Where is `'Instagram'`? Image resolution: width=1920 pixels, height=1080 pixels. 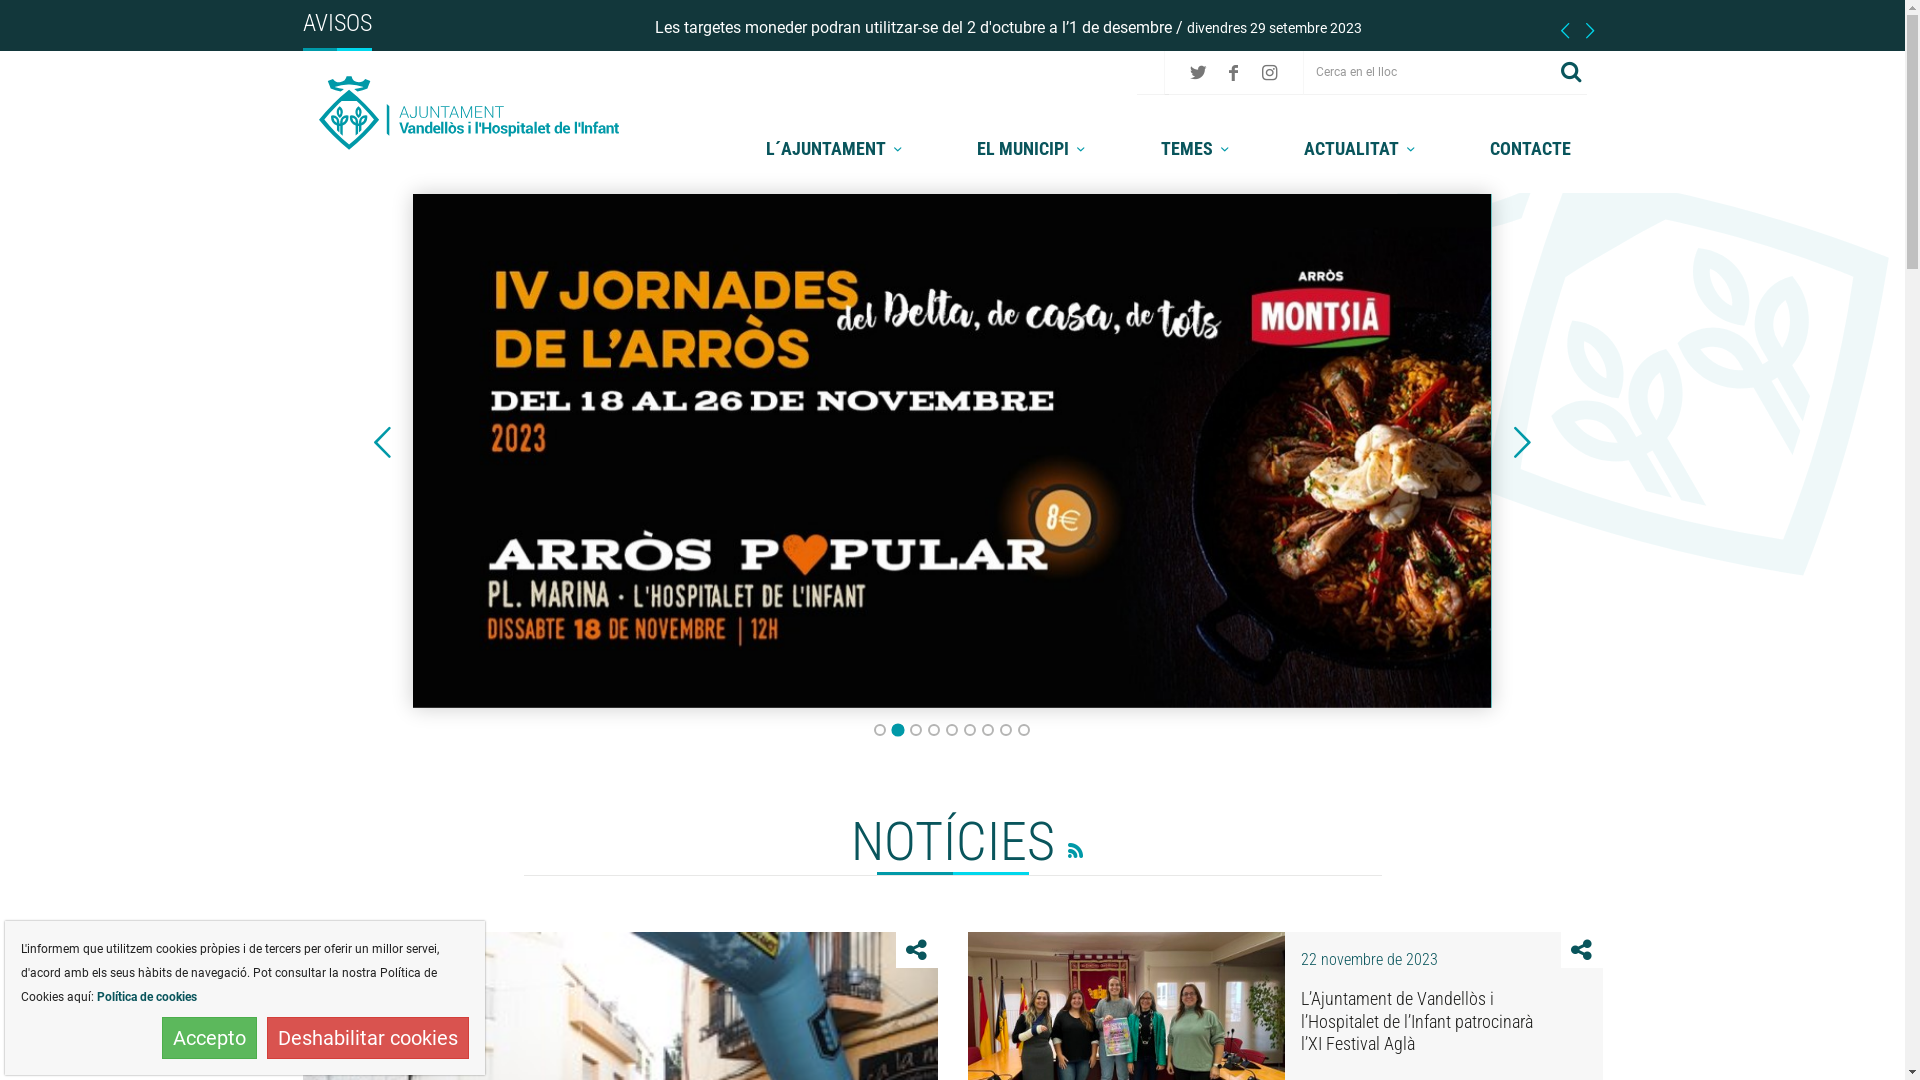
'Instagram' is located at coordinates (1268, 71).